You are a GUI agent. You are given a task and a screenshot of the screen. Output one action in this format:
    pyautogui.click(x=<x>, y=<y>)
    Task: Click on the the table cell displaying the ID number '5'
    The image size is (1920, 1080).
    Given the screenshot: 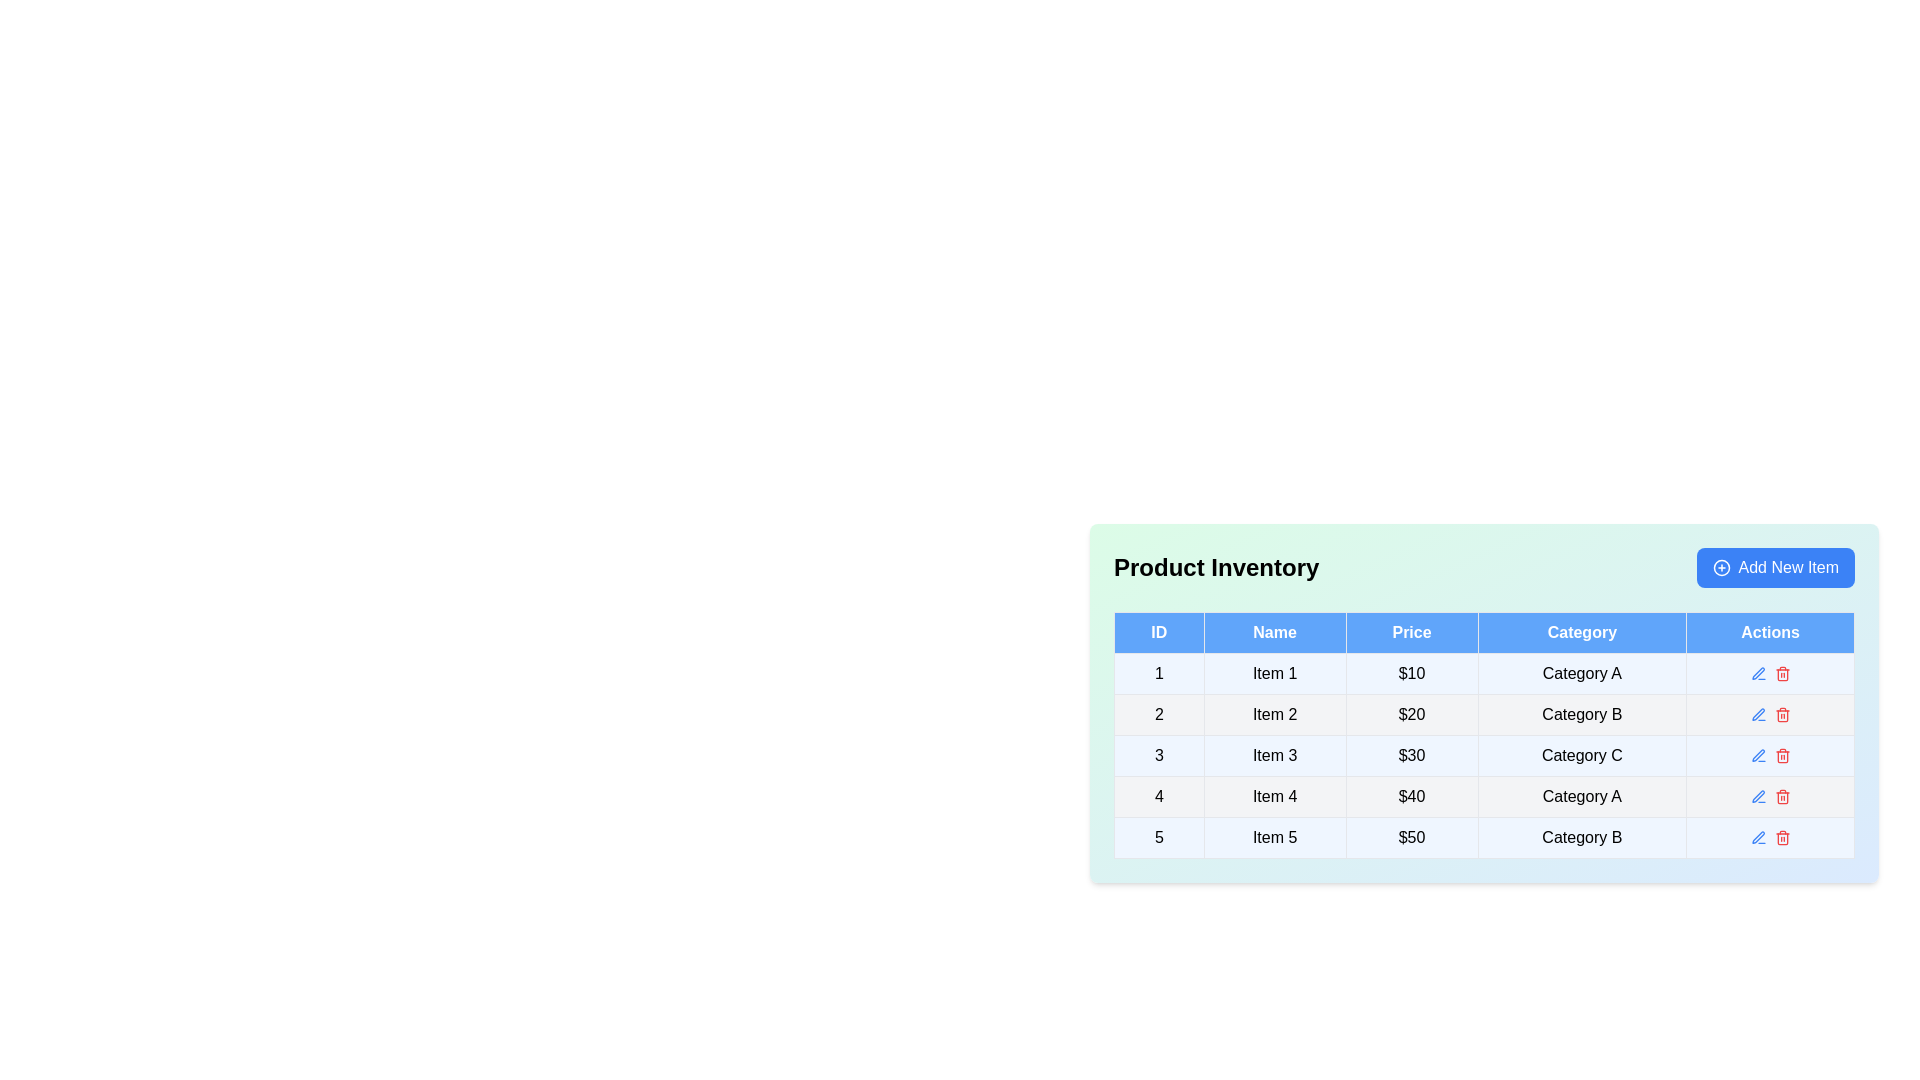 What is the action you would take?
    pyautogui.click(x=1159, y=837)
    